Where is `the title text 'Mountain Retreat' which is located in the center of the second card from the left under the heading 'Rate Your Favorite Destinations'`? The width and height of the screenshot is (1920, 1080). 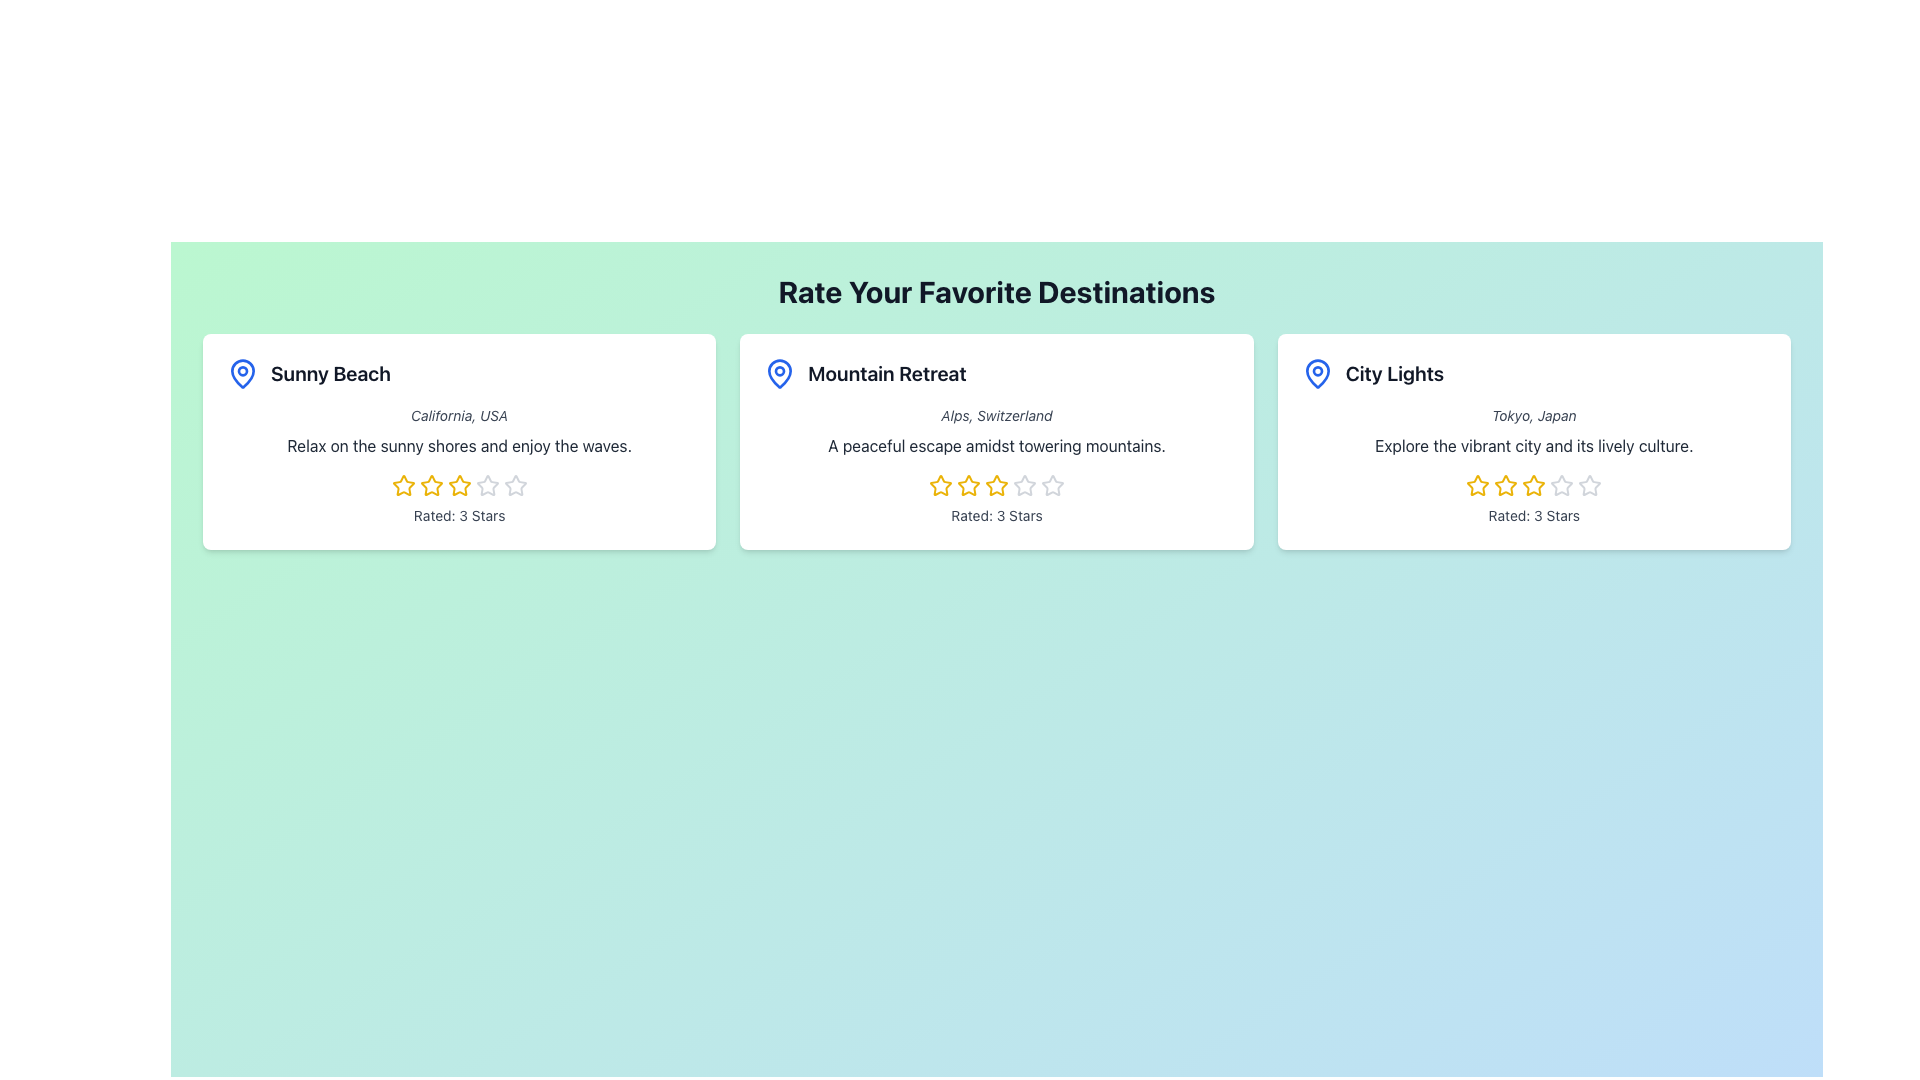
the title text 'Mountain Retreat' which is located in the center of the second card from the left under the heading 'Rate Your Favorite Destinations' is located at coordinates (886, 374).